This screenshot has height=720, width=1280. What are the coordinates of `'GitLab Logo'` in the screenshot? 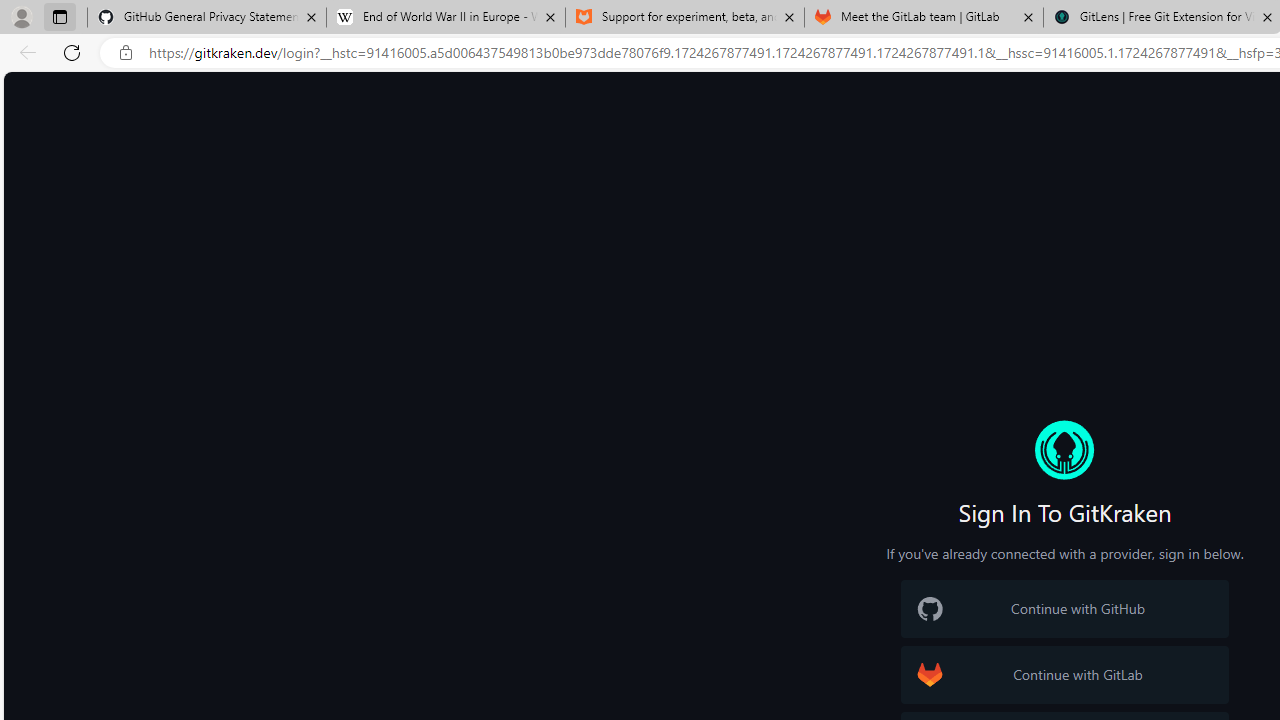 It's located at (928, 675).